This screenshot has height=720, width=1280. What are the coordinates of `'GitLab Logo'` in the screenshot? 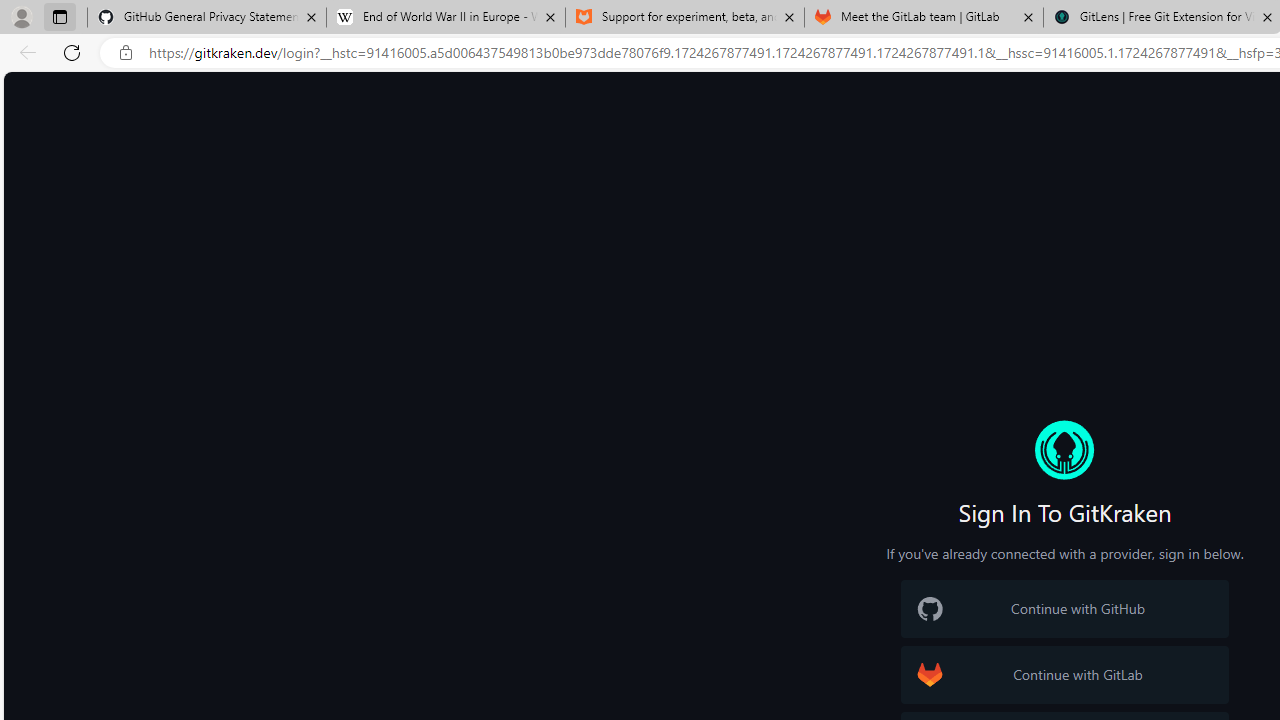 It's located at (928, 675).